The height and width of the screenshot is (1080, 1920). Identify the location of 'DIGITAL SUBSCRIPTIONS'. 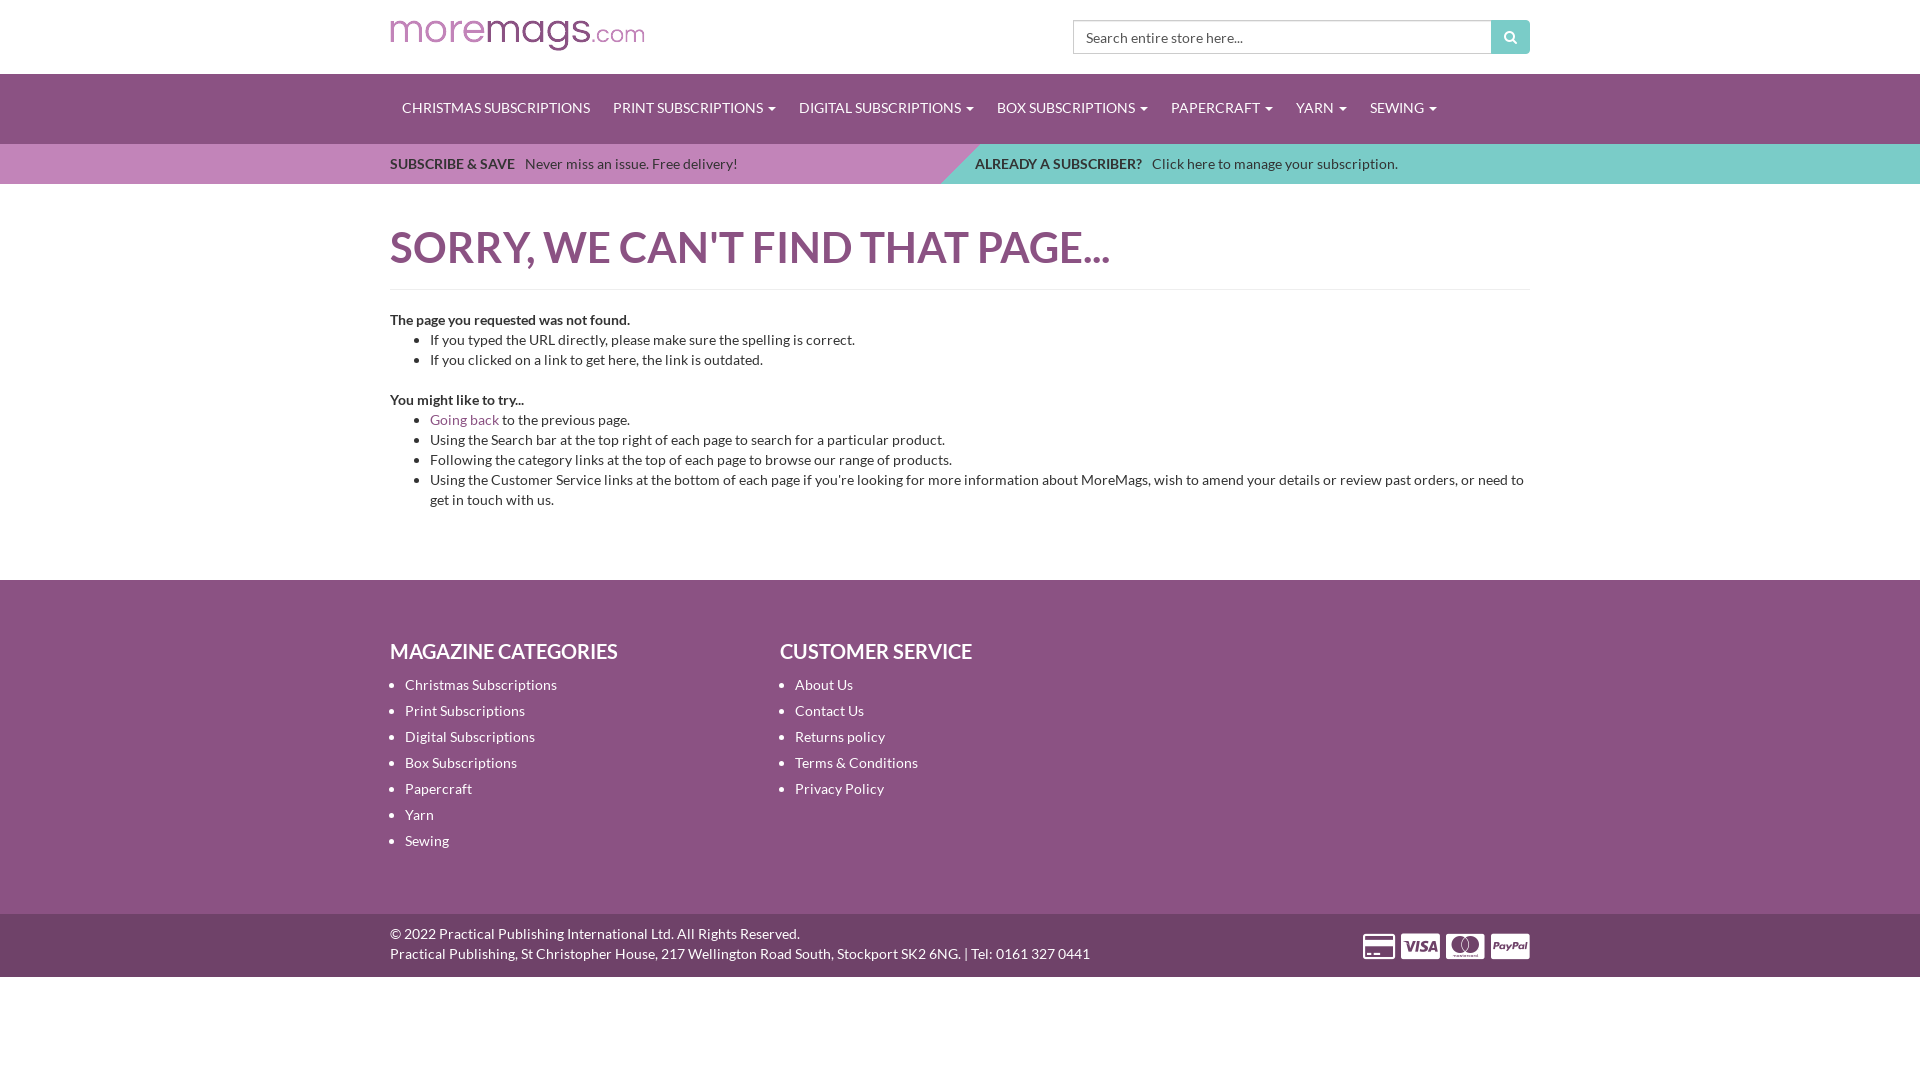
(885, 108).